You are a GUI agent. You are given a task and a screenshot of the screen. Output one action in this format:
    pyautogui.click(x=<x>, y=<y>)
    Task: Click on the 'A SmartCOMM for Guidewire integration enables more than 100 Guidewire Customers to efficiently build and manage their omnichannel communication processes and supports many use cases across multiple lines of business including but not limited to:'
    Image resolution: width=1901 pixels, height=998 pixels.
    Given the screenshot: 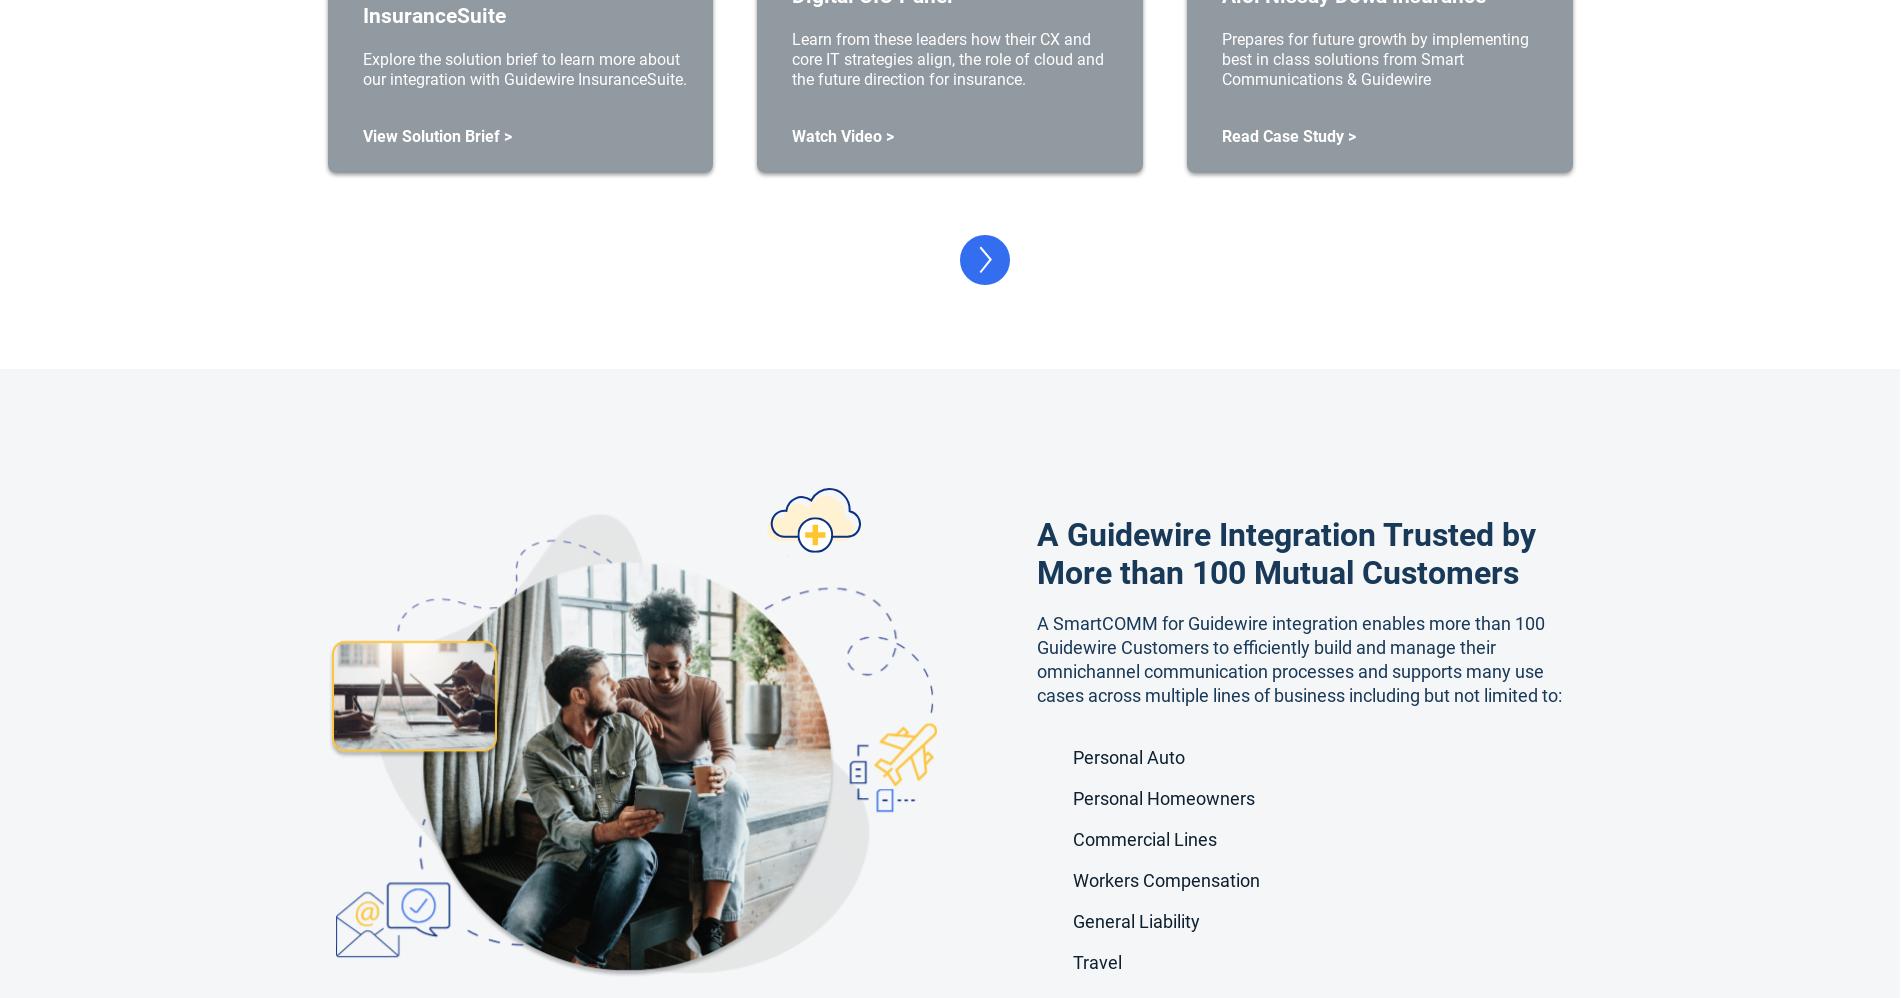 What is the action you would take?
    pyautogui.click(x=1299, y=658)
    